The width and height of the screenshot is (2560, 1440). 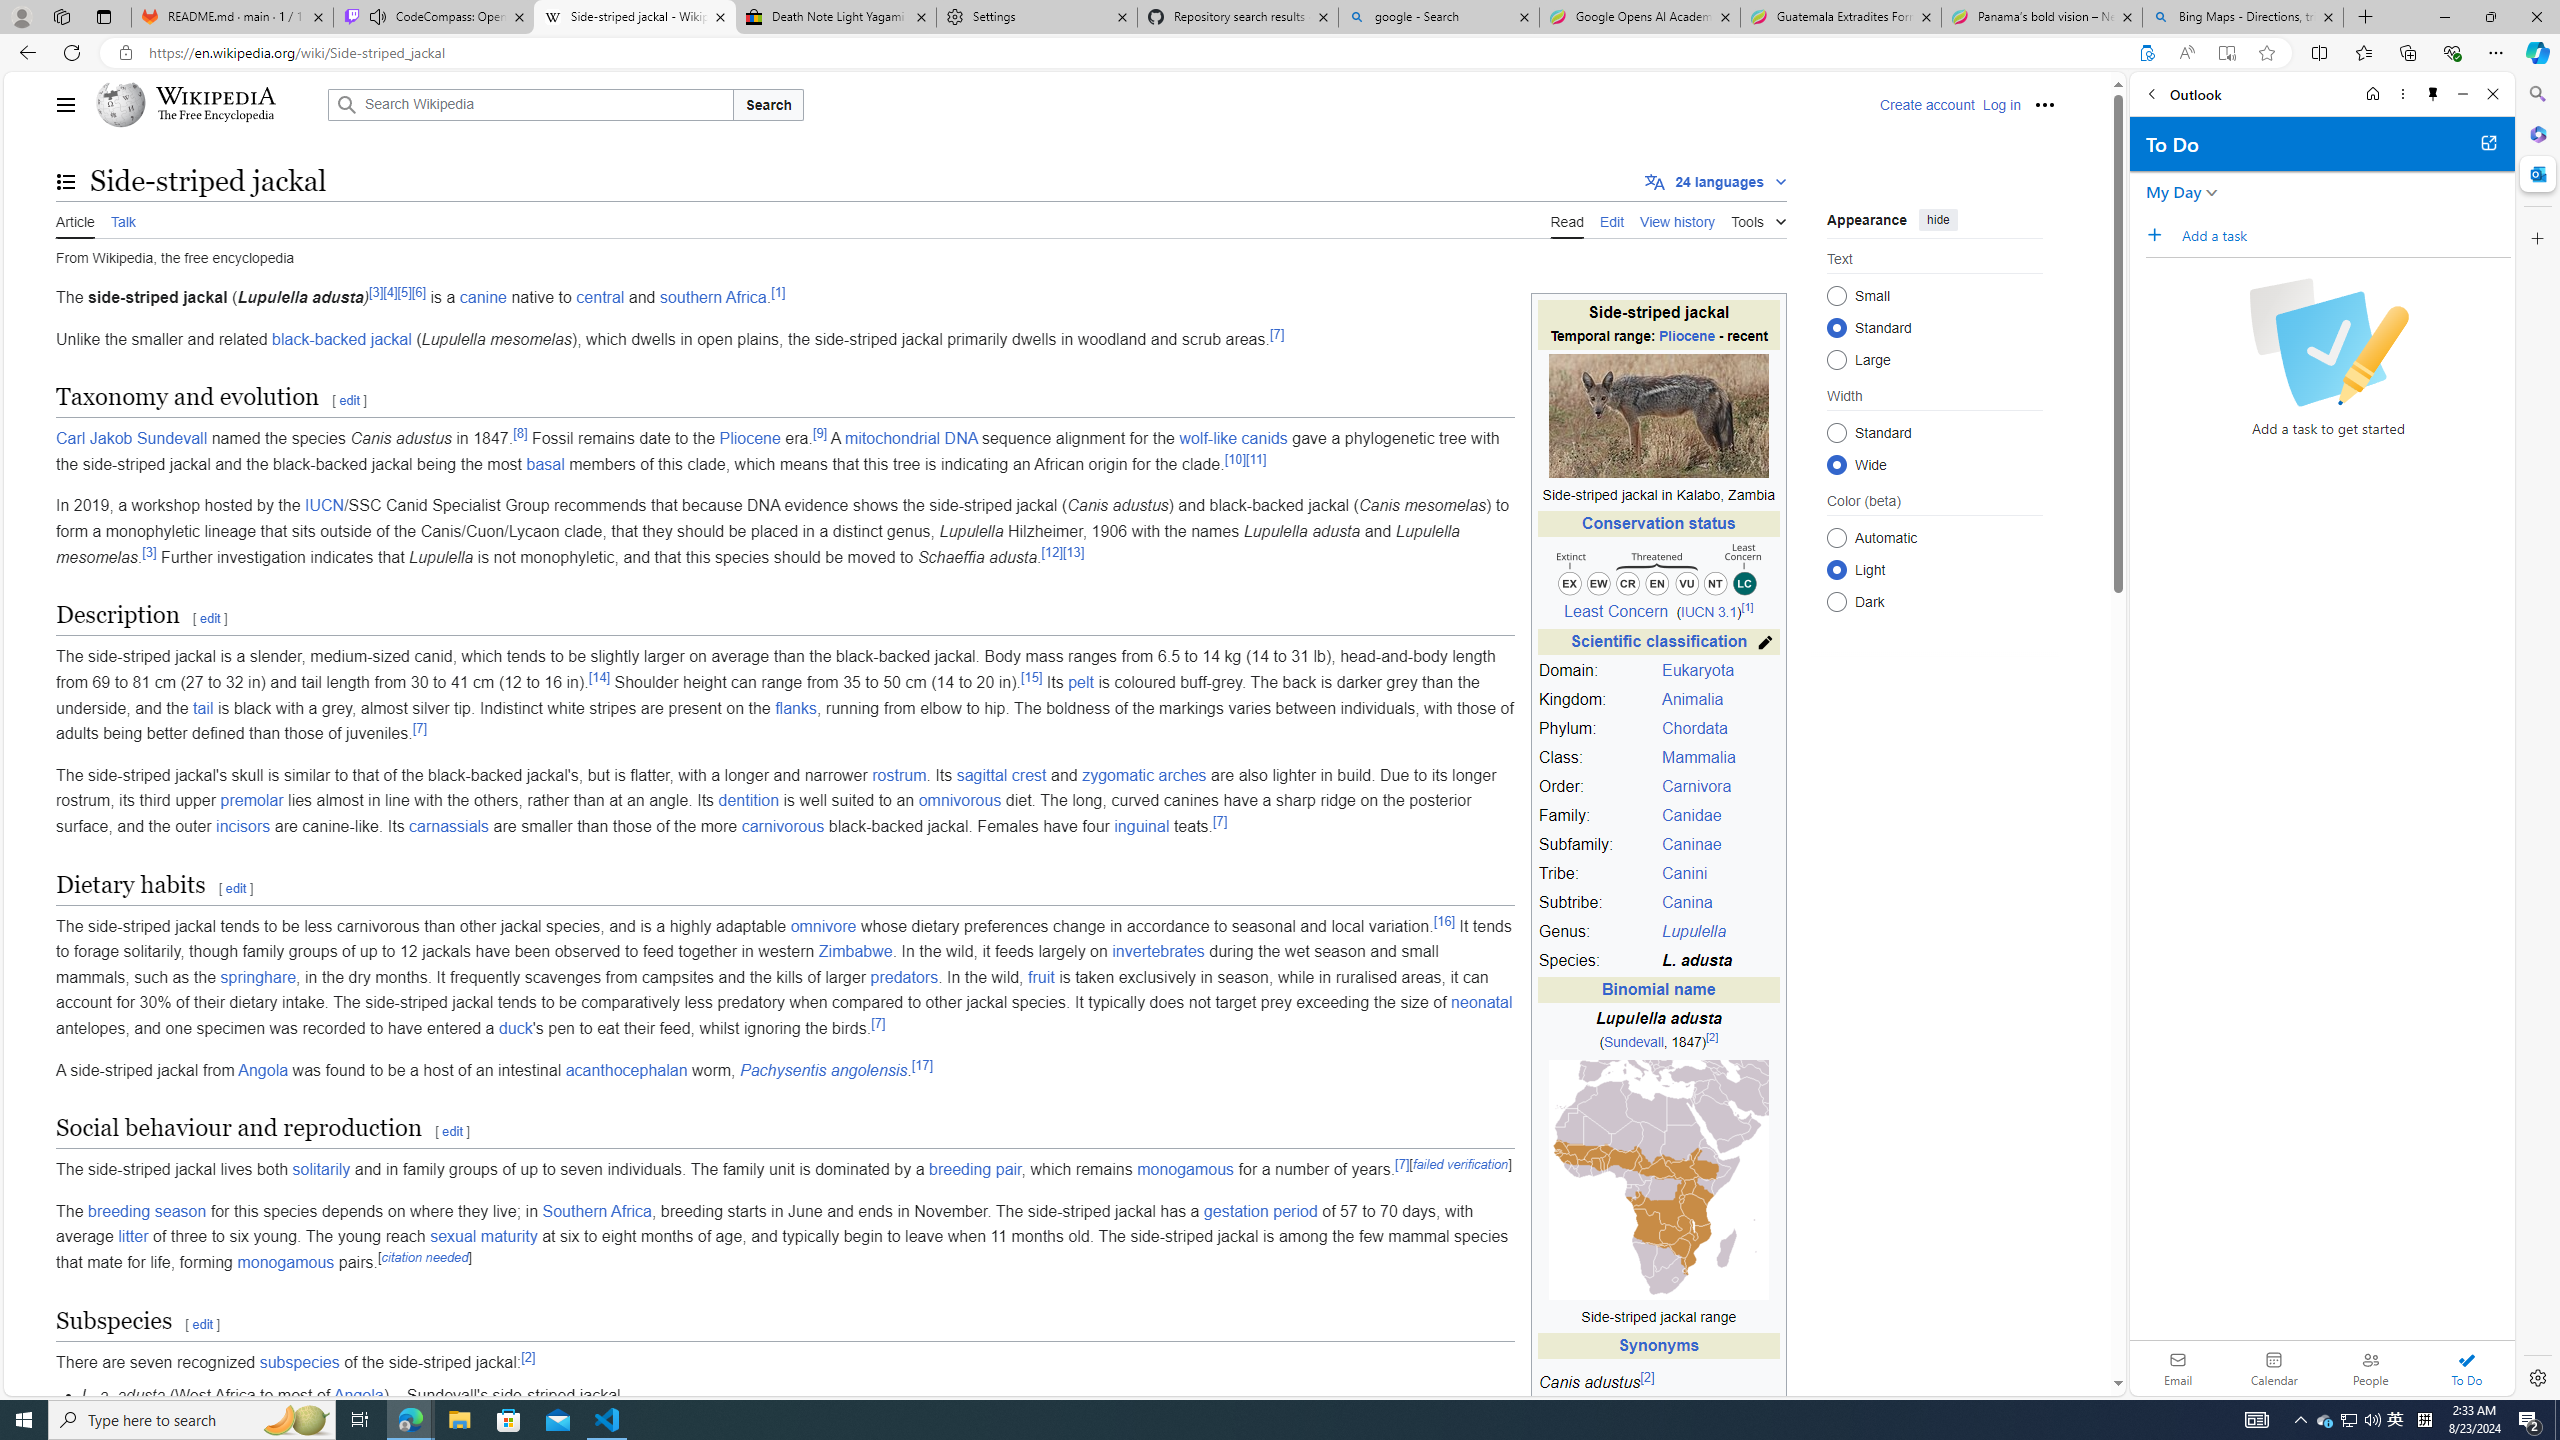 What do you see at coordinates (2177, 1367) in the screenshot?
I see `'Email'` at bounding box center [2177, 1367].